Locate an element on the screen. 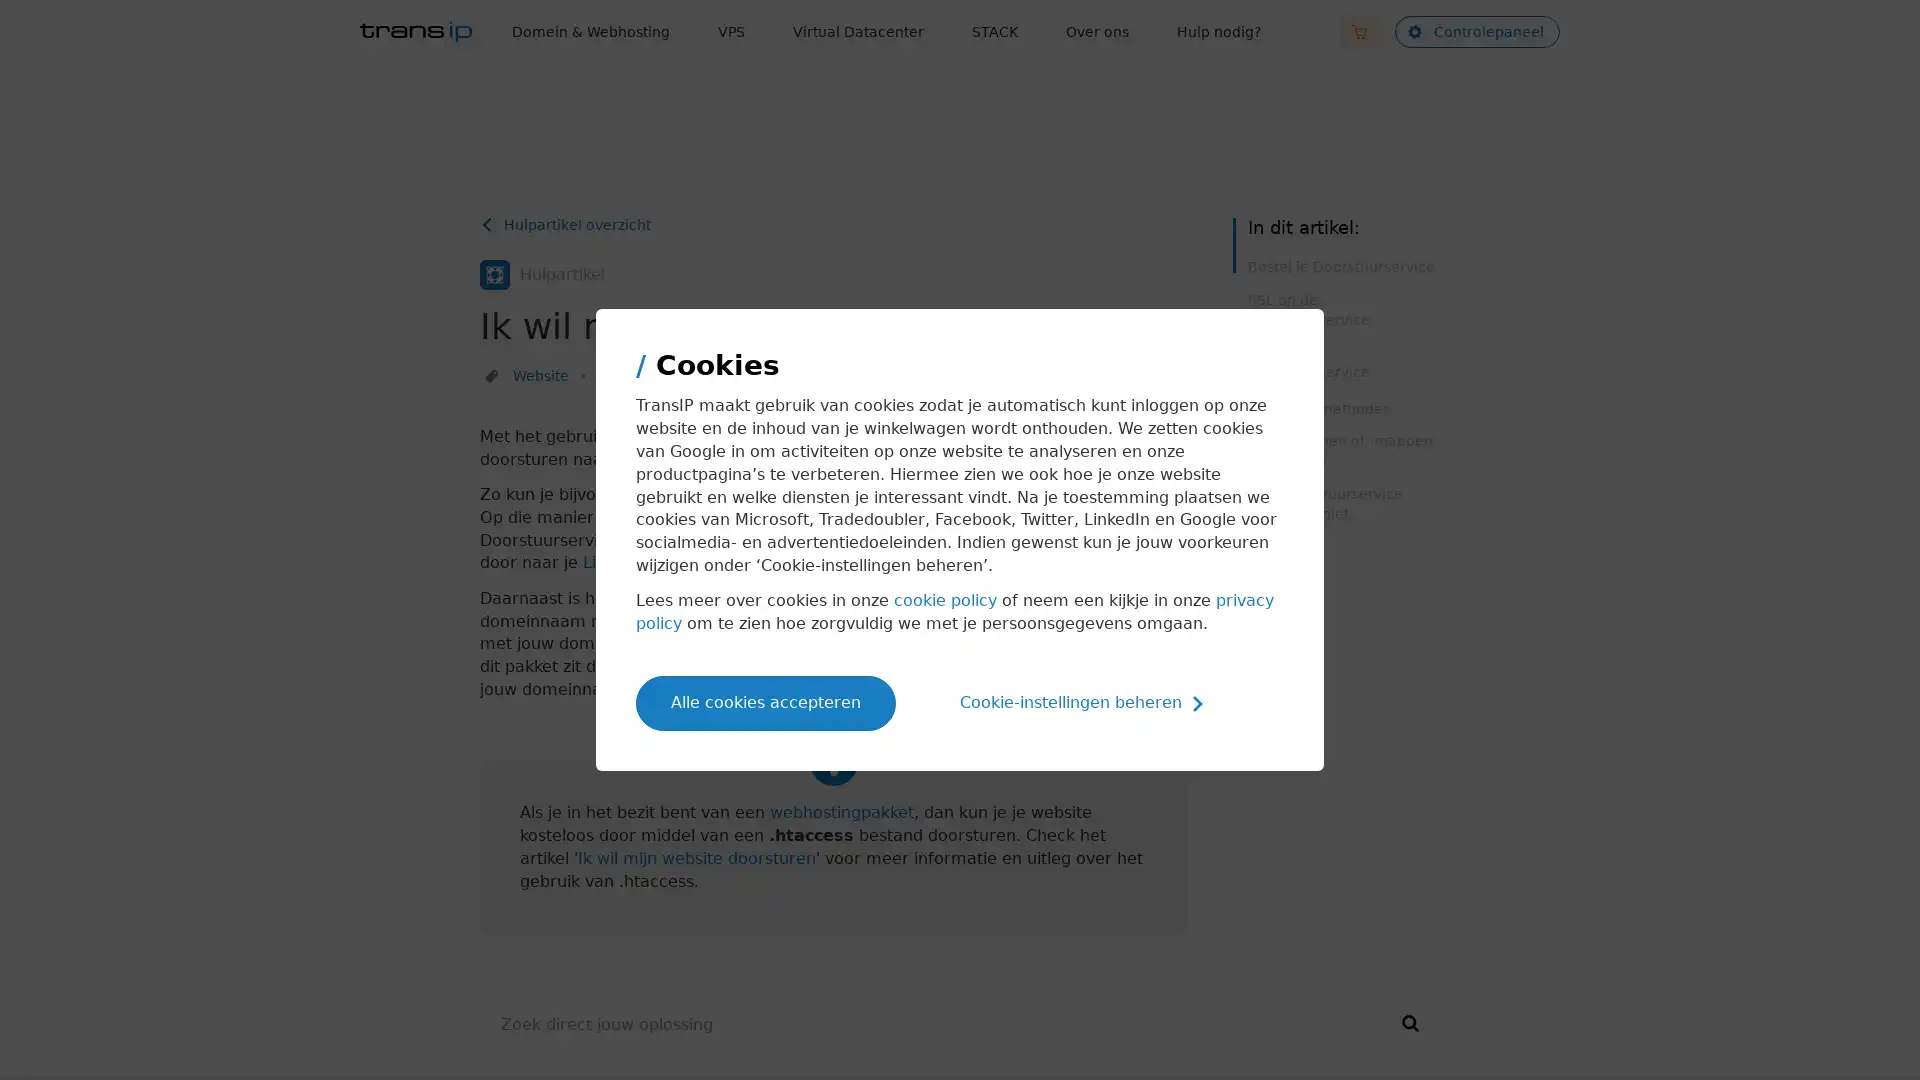  Alle cookies accepteren is located at coordinates (765, 701).